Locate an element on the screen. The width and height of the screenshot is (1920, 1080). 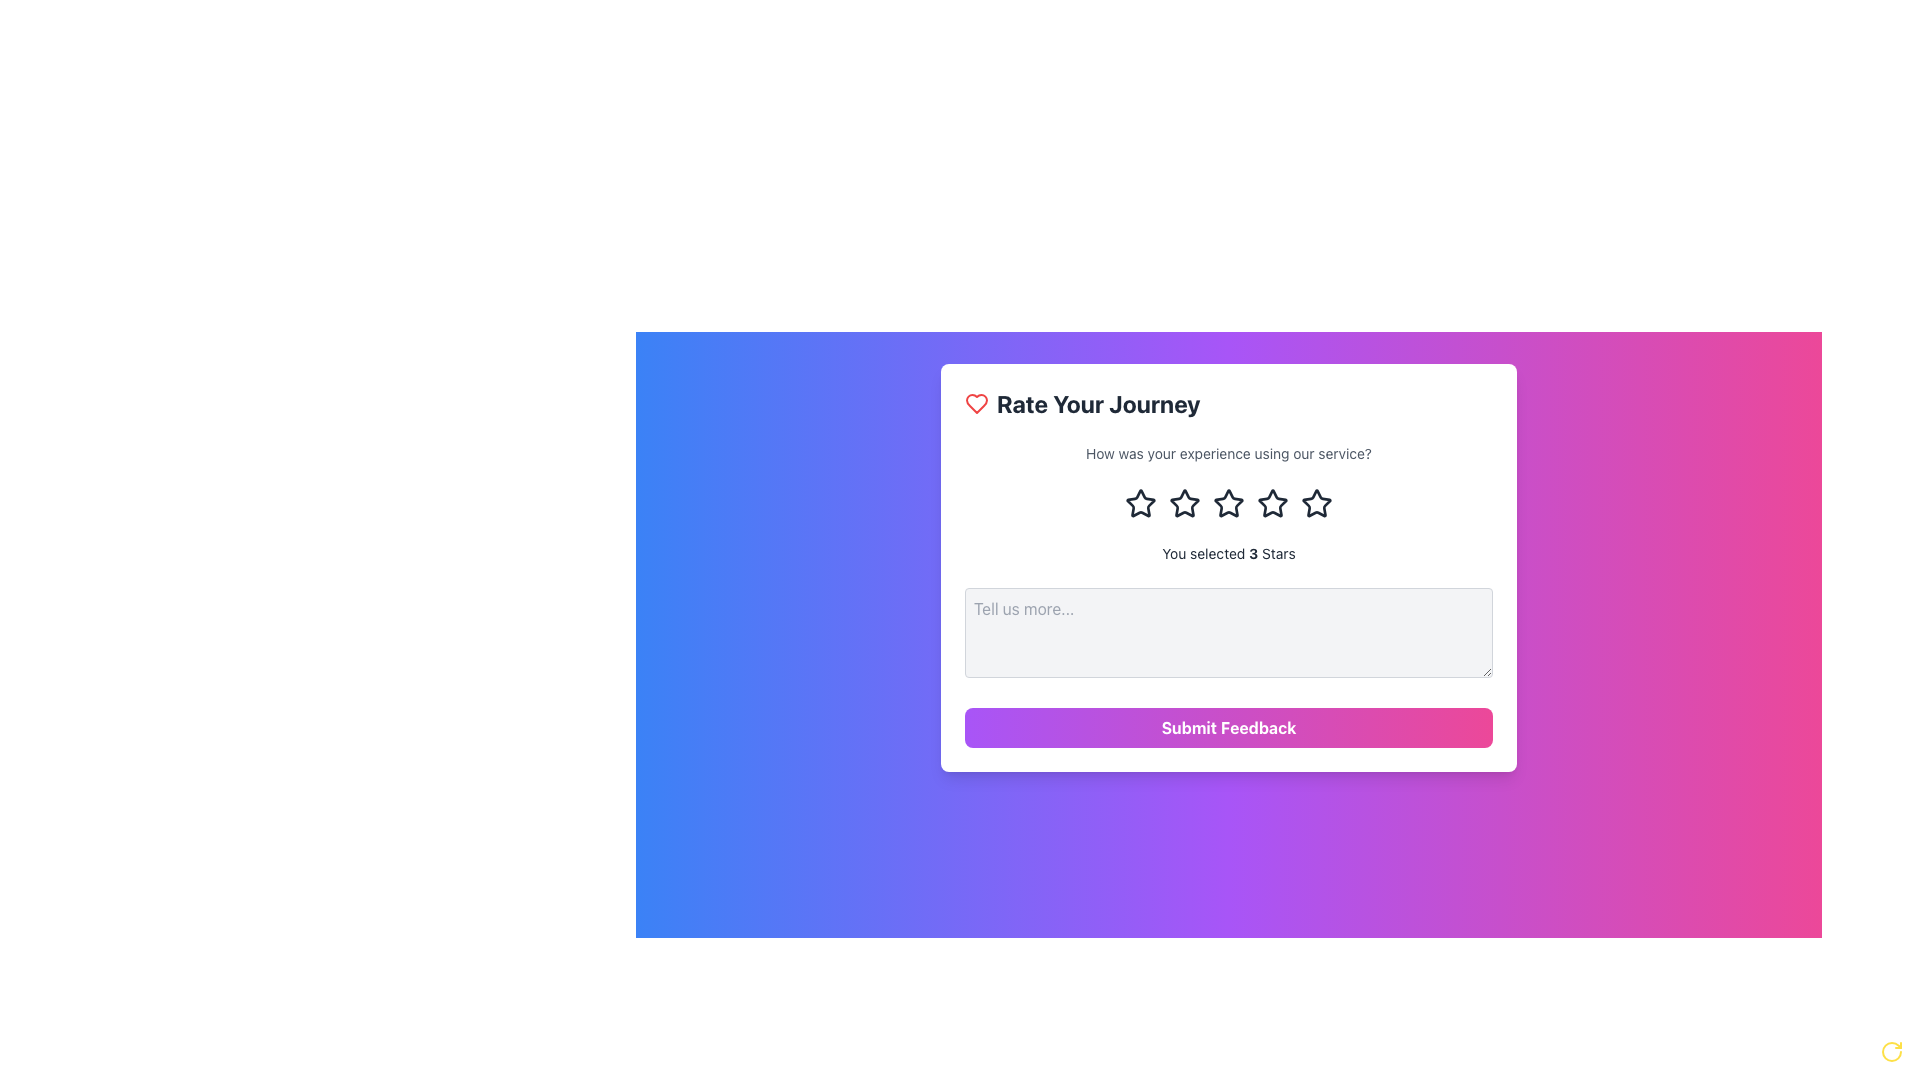
the third star icon in the rating system is located at coordinates (1316, 502).